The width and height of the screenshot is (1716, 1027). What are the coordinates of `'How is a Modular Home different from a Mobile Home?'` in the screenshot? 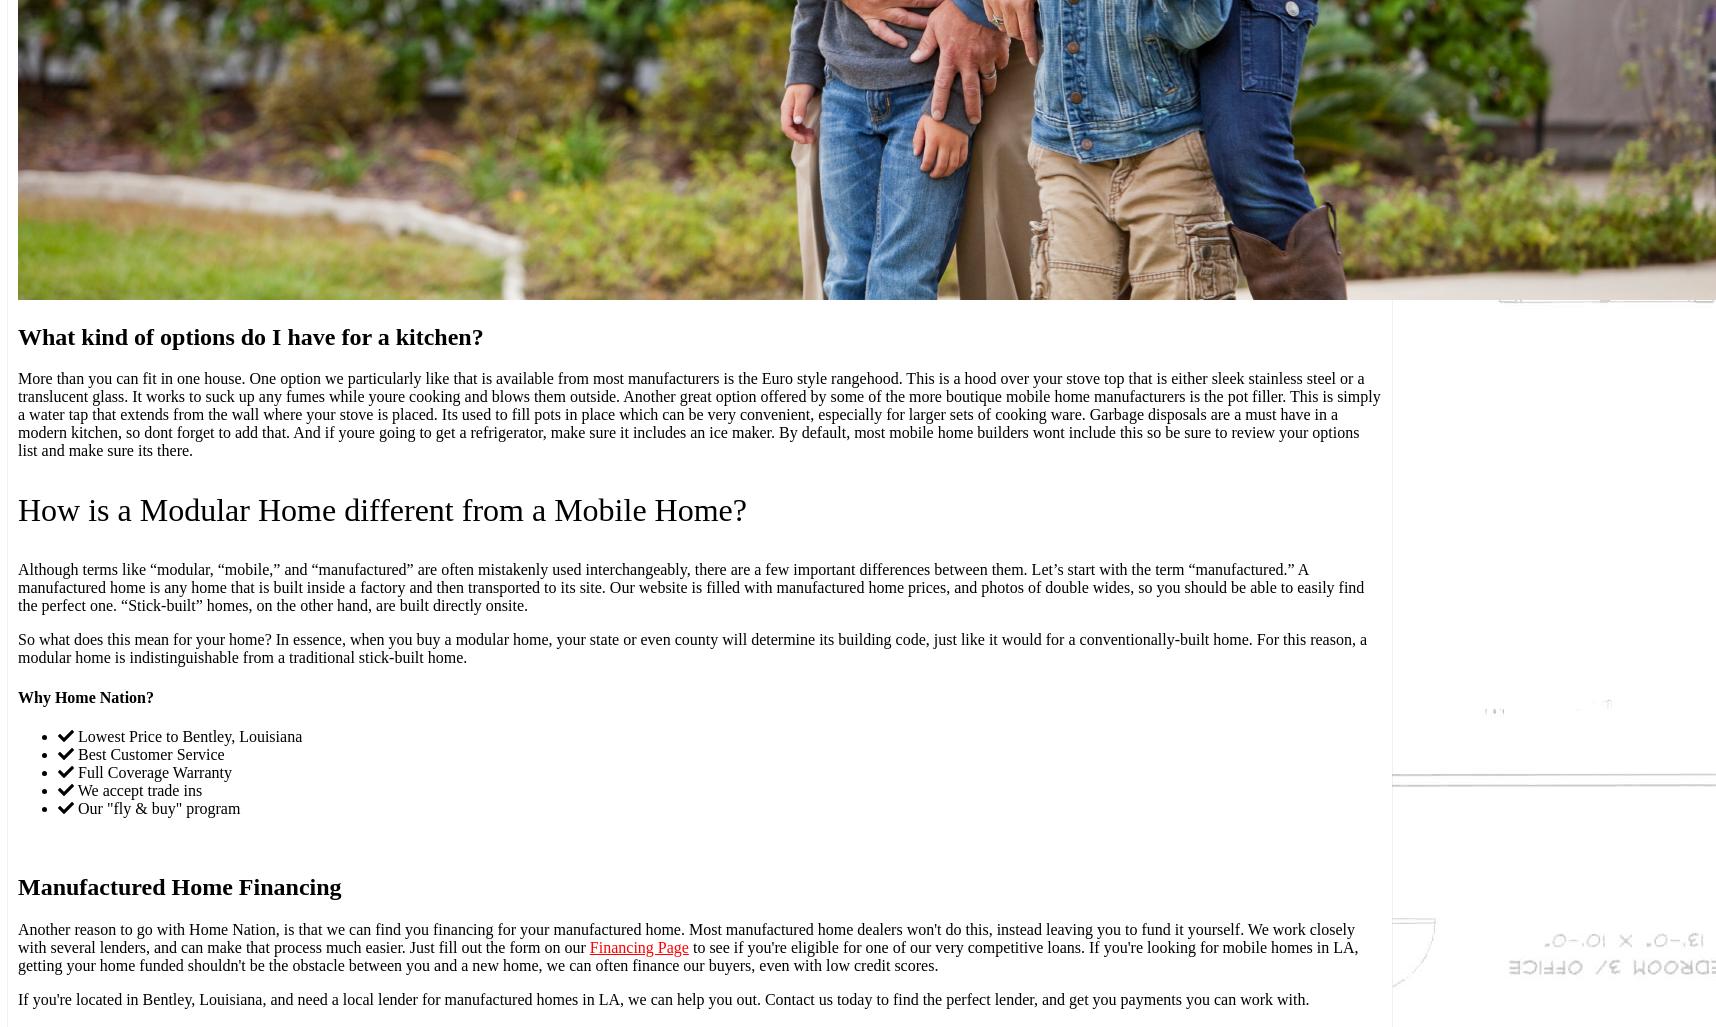 It's located at (382, 510).